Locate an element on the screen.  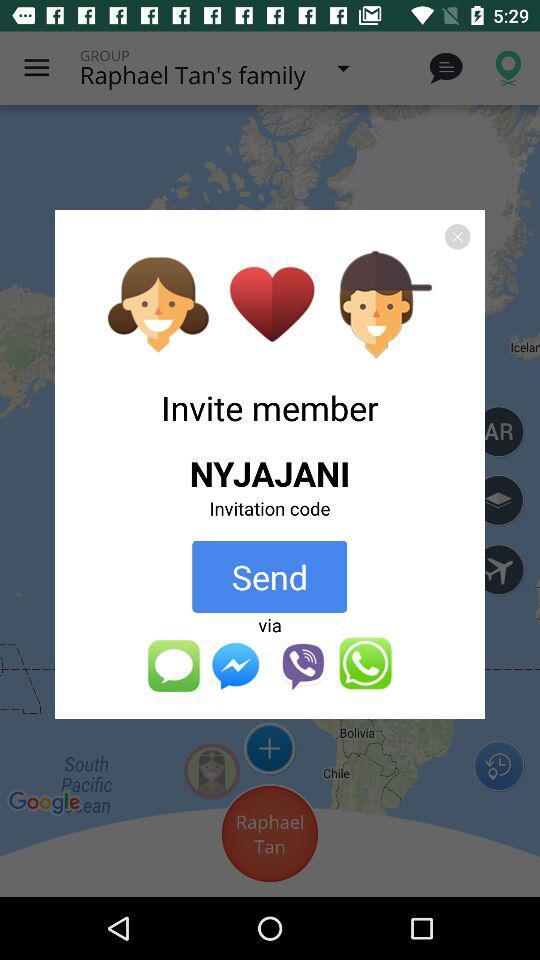
dialogue box is located at coordinates (457, 236).